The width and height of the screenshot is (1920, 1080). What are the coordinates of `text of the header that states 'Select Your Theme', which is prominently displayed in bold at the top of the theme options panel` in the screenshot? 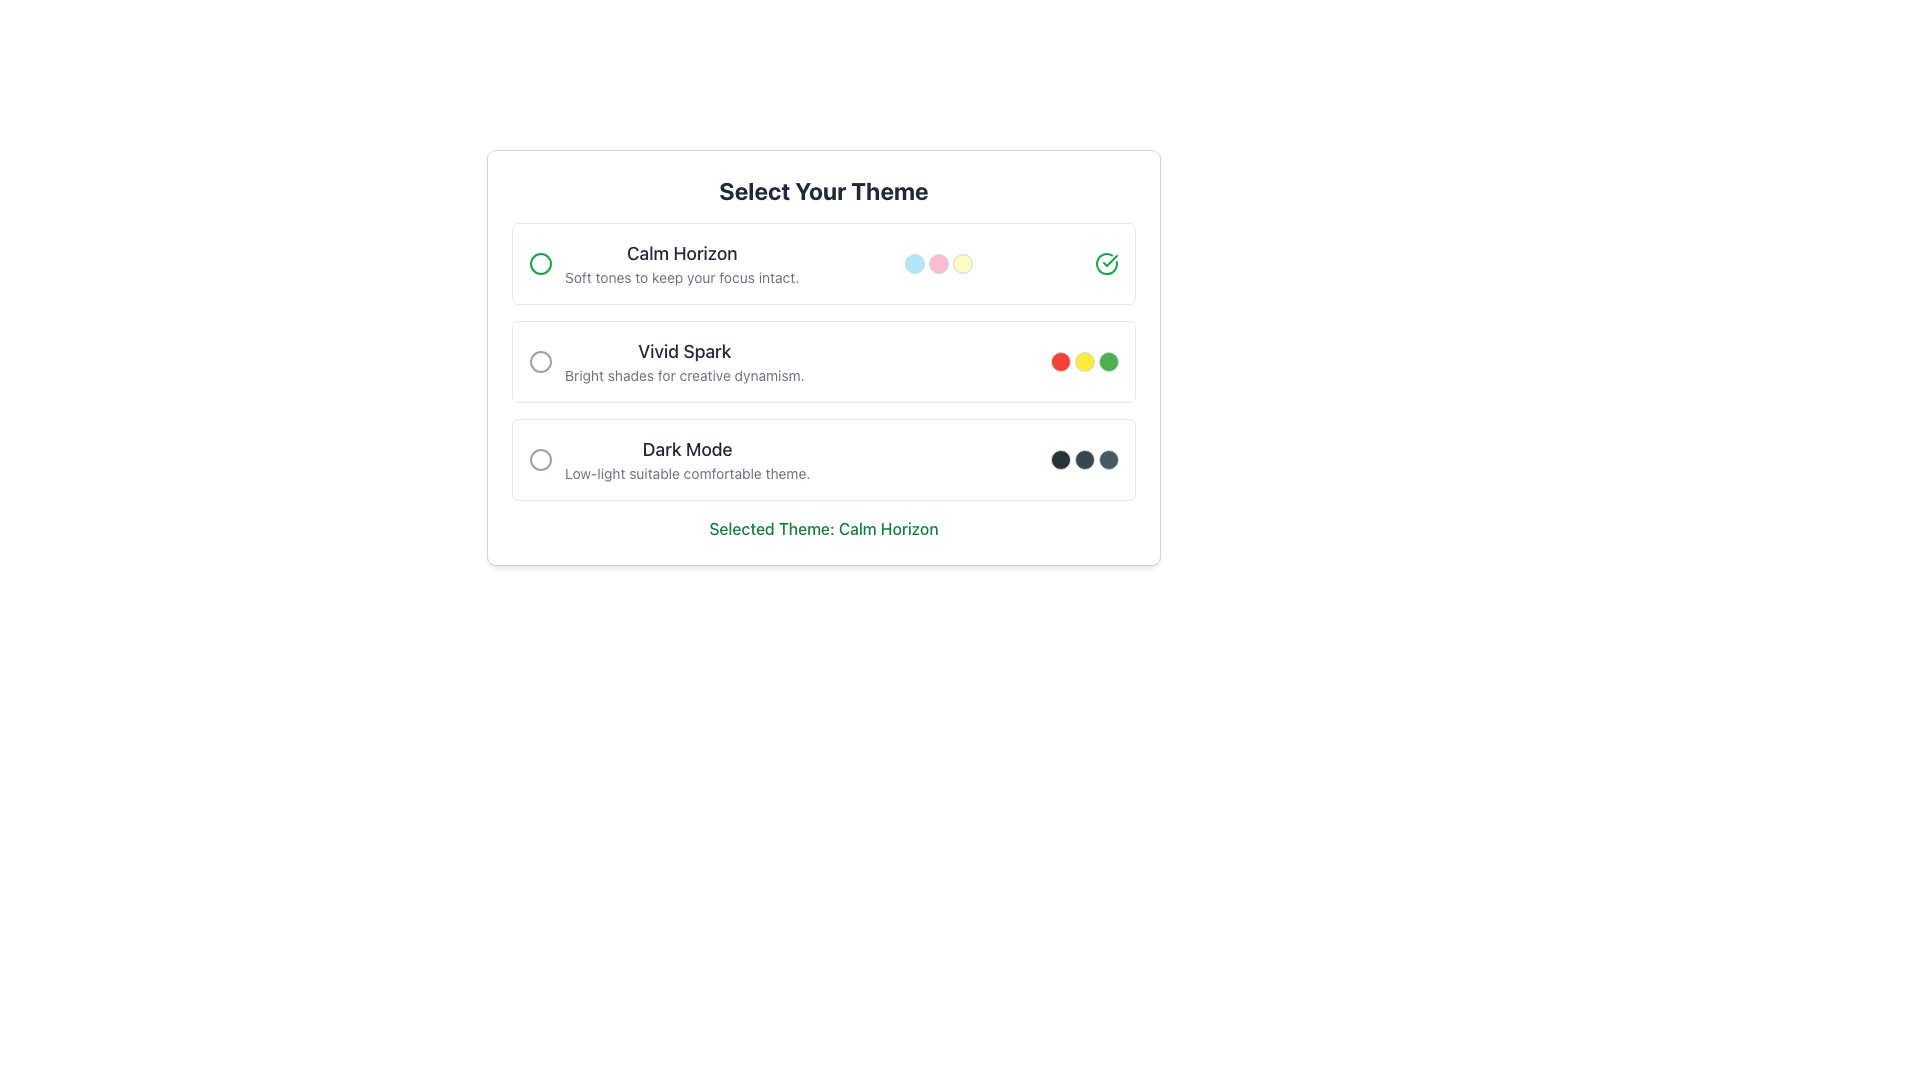 It's located at (824, 191).